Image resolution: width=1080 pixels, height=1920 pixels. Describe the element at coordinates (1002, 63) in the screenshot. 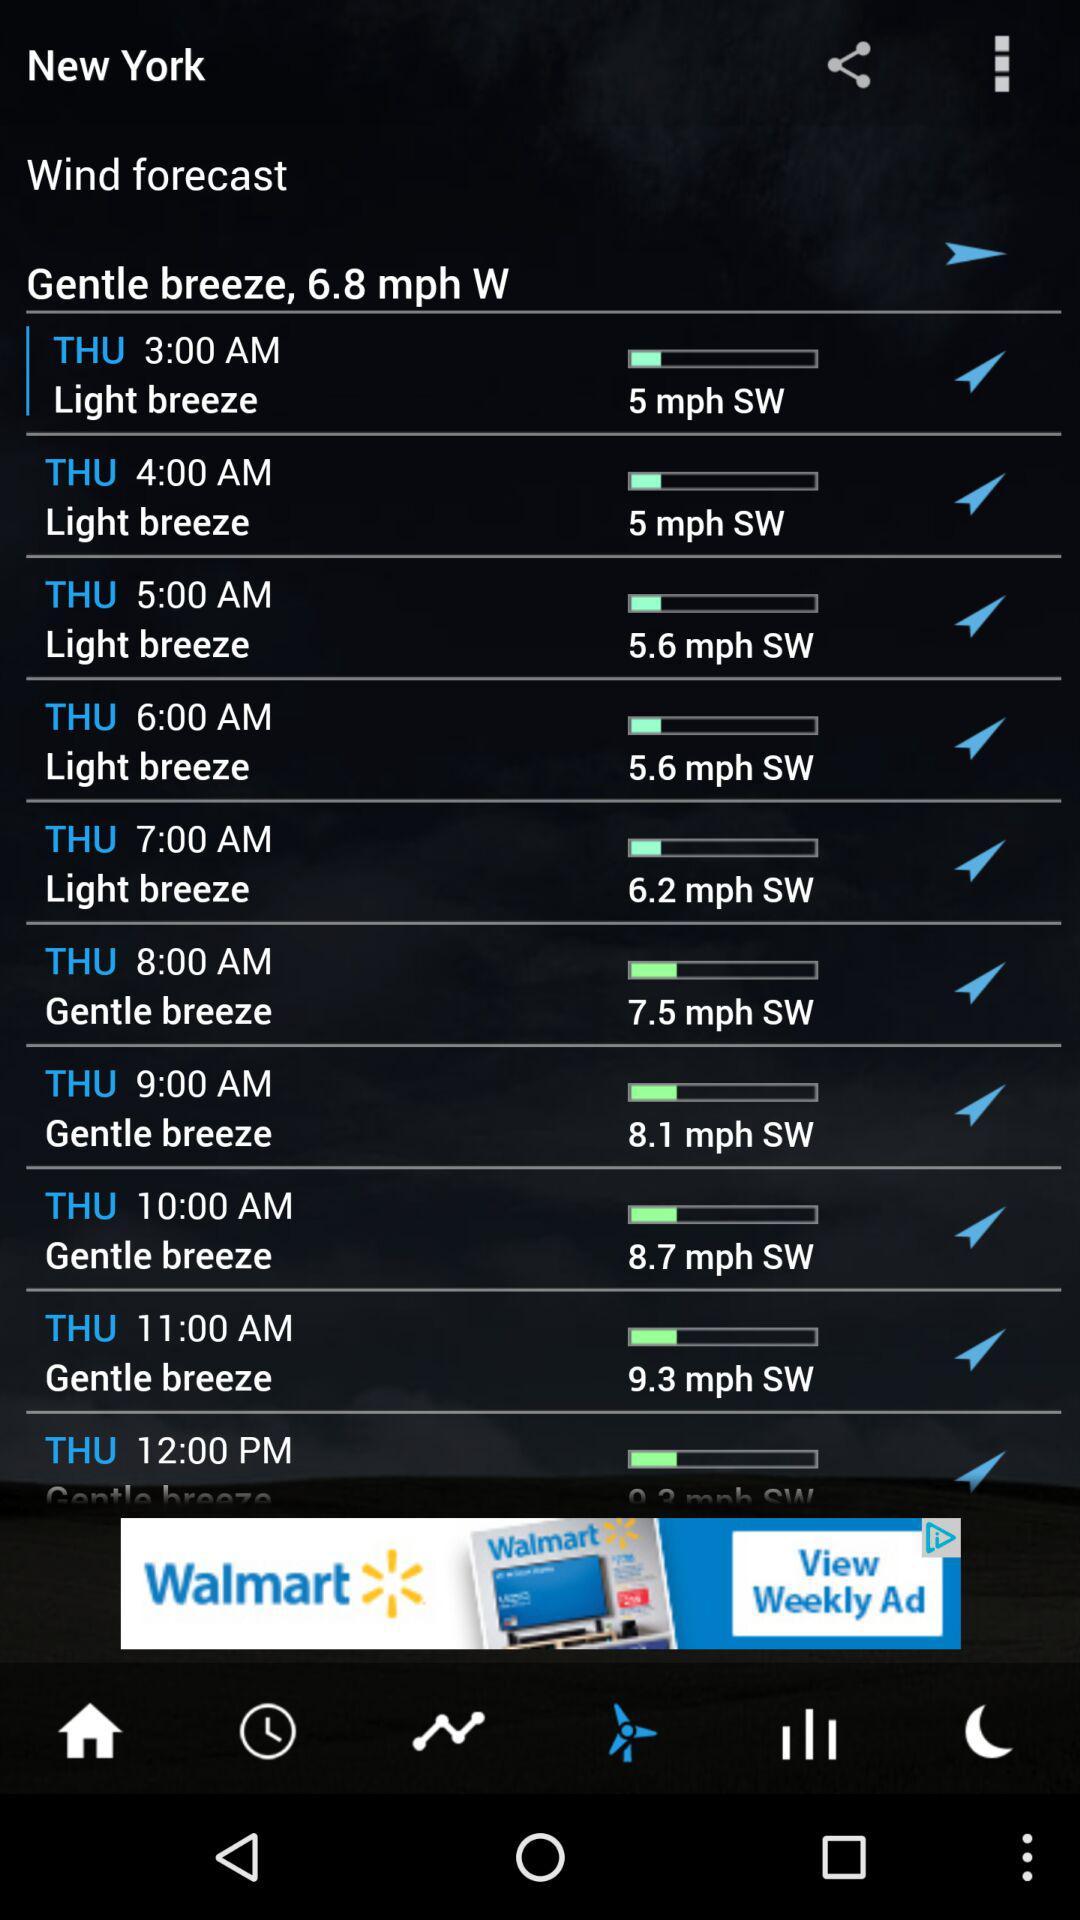

I see `more options` at that location.